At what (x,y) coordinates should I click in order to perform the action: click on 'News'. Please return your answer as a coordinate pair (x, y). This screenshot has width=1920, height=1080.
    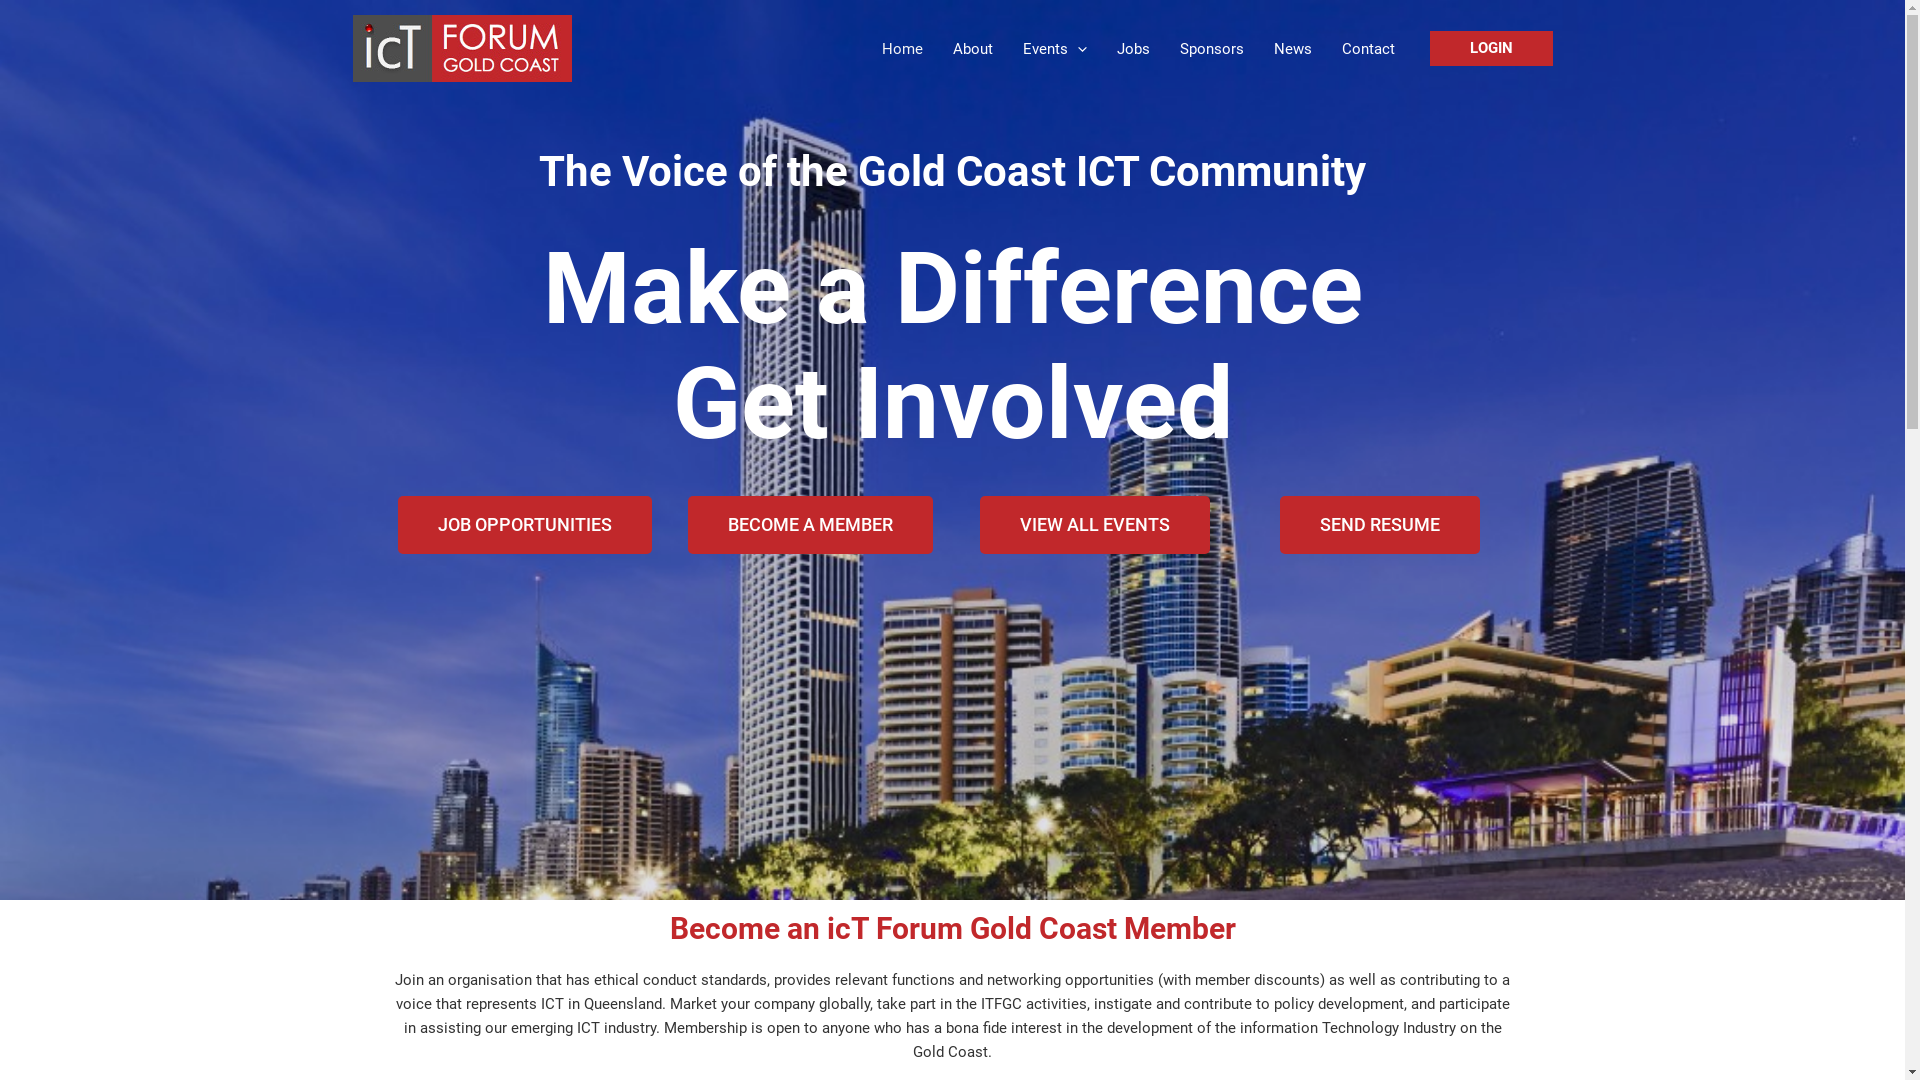
    Looking at the image, I should click on (1291, 48).